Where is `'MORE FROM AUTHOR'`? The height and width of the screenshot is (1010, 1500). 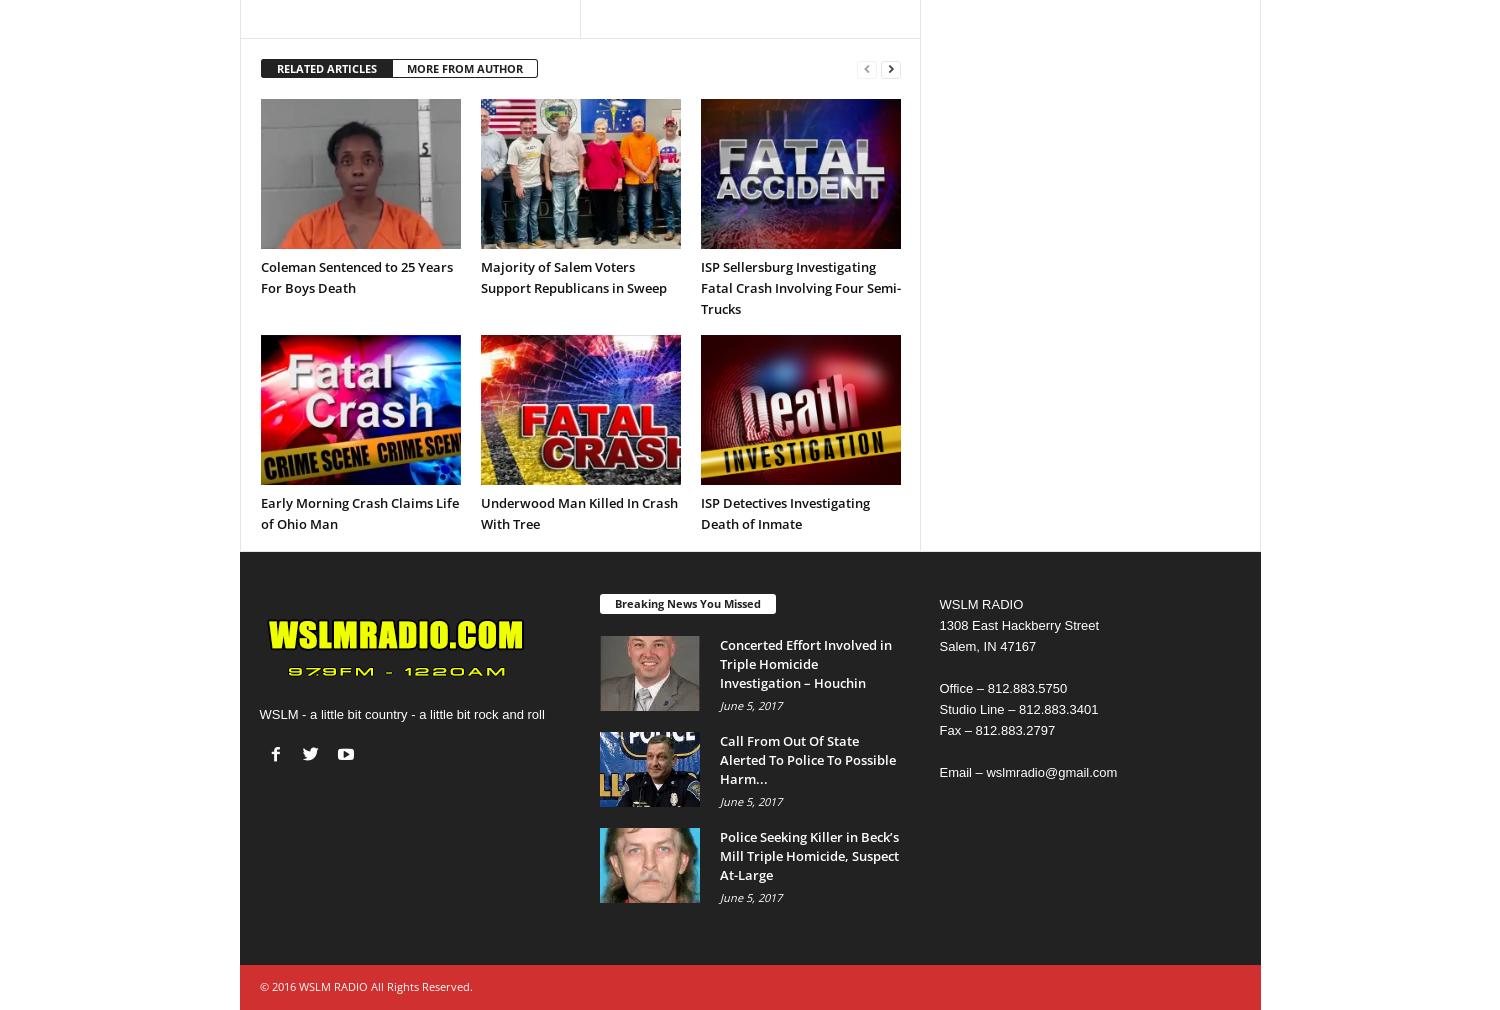 'MORE FROM AUTHOR' is located at coordinates (462, 67).